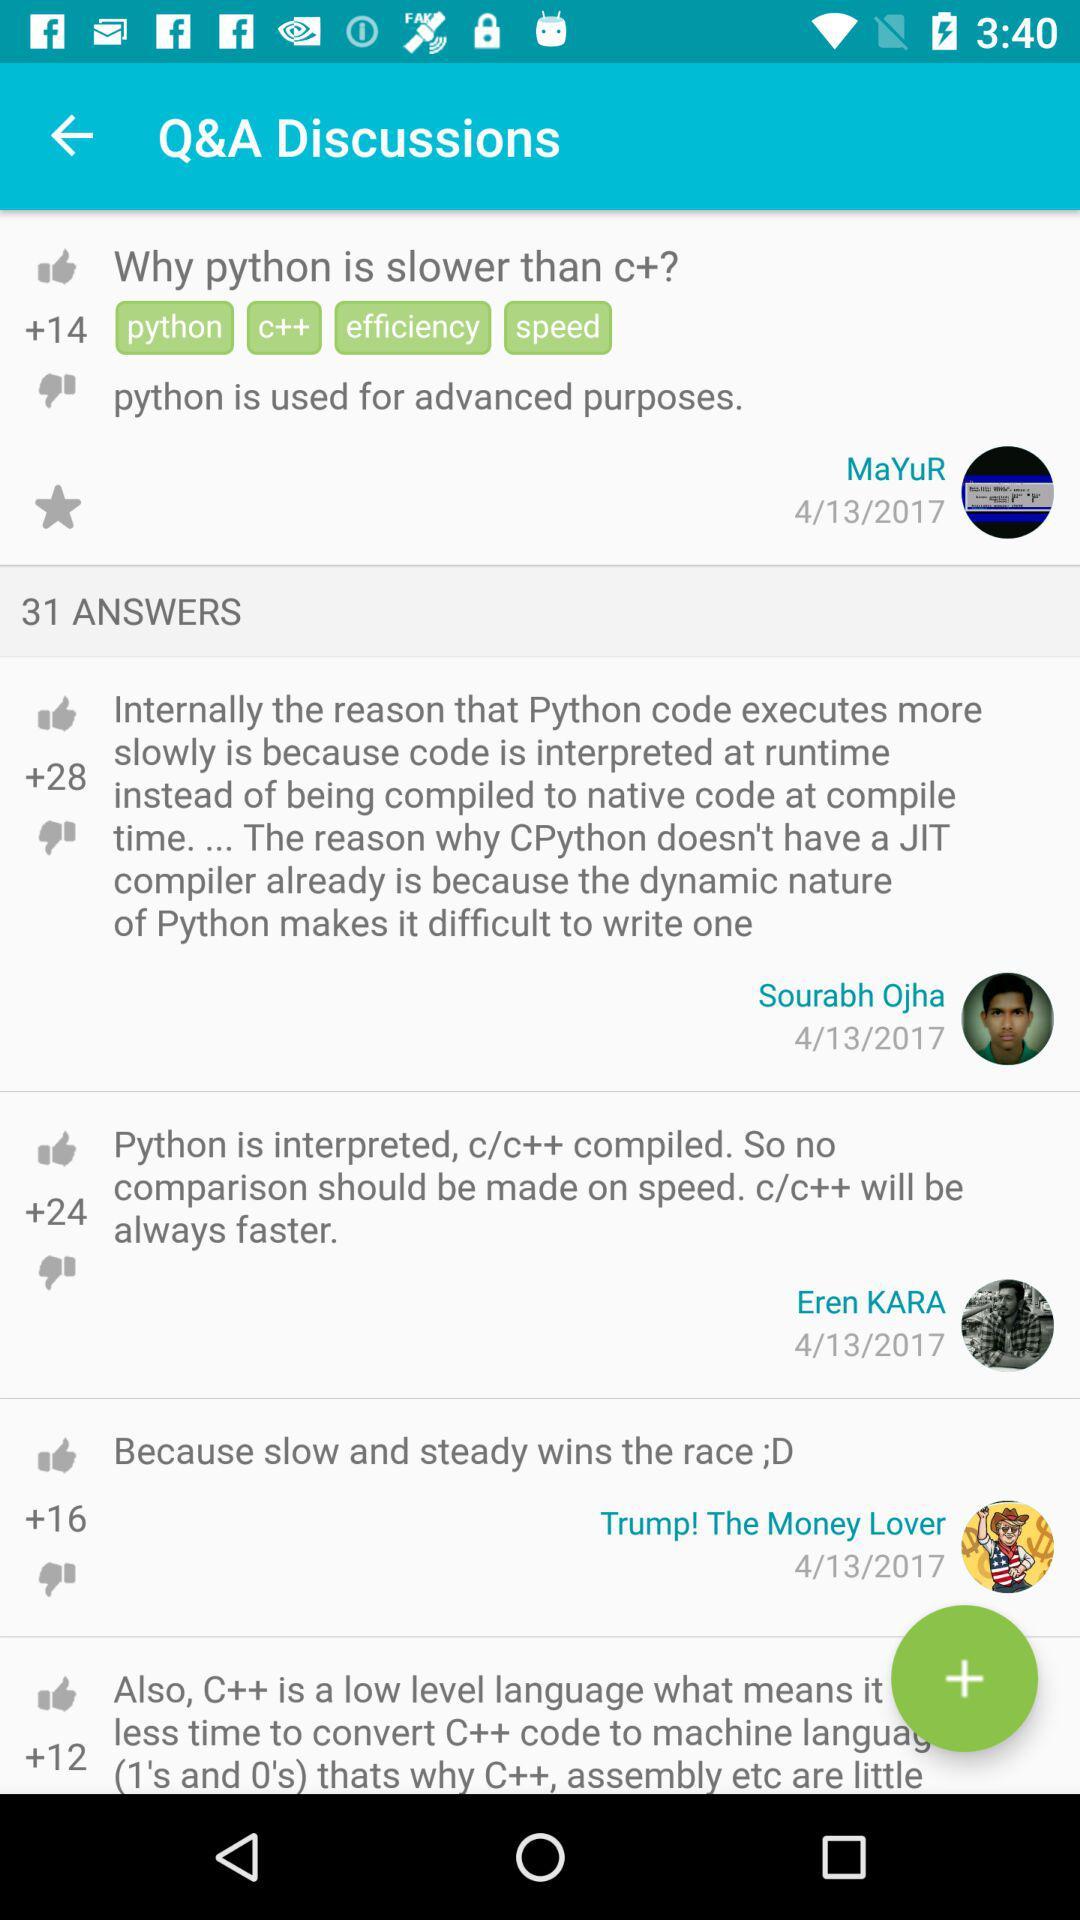 The image size is (1080, 1920). I want to click on see the additional content of the page, so click(963, 1678).